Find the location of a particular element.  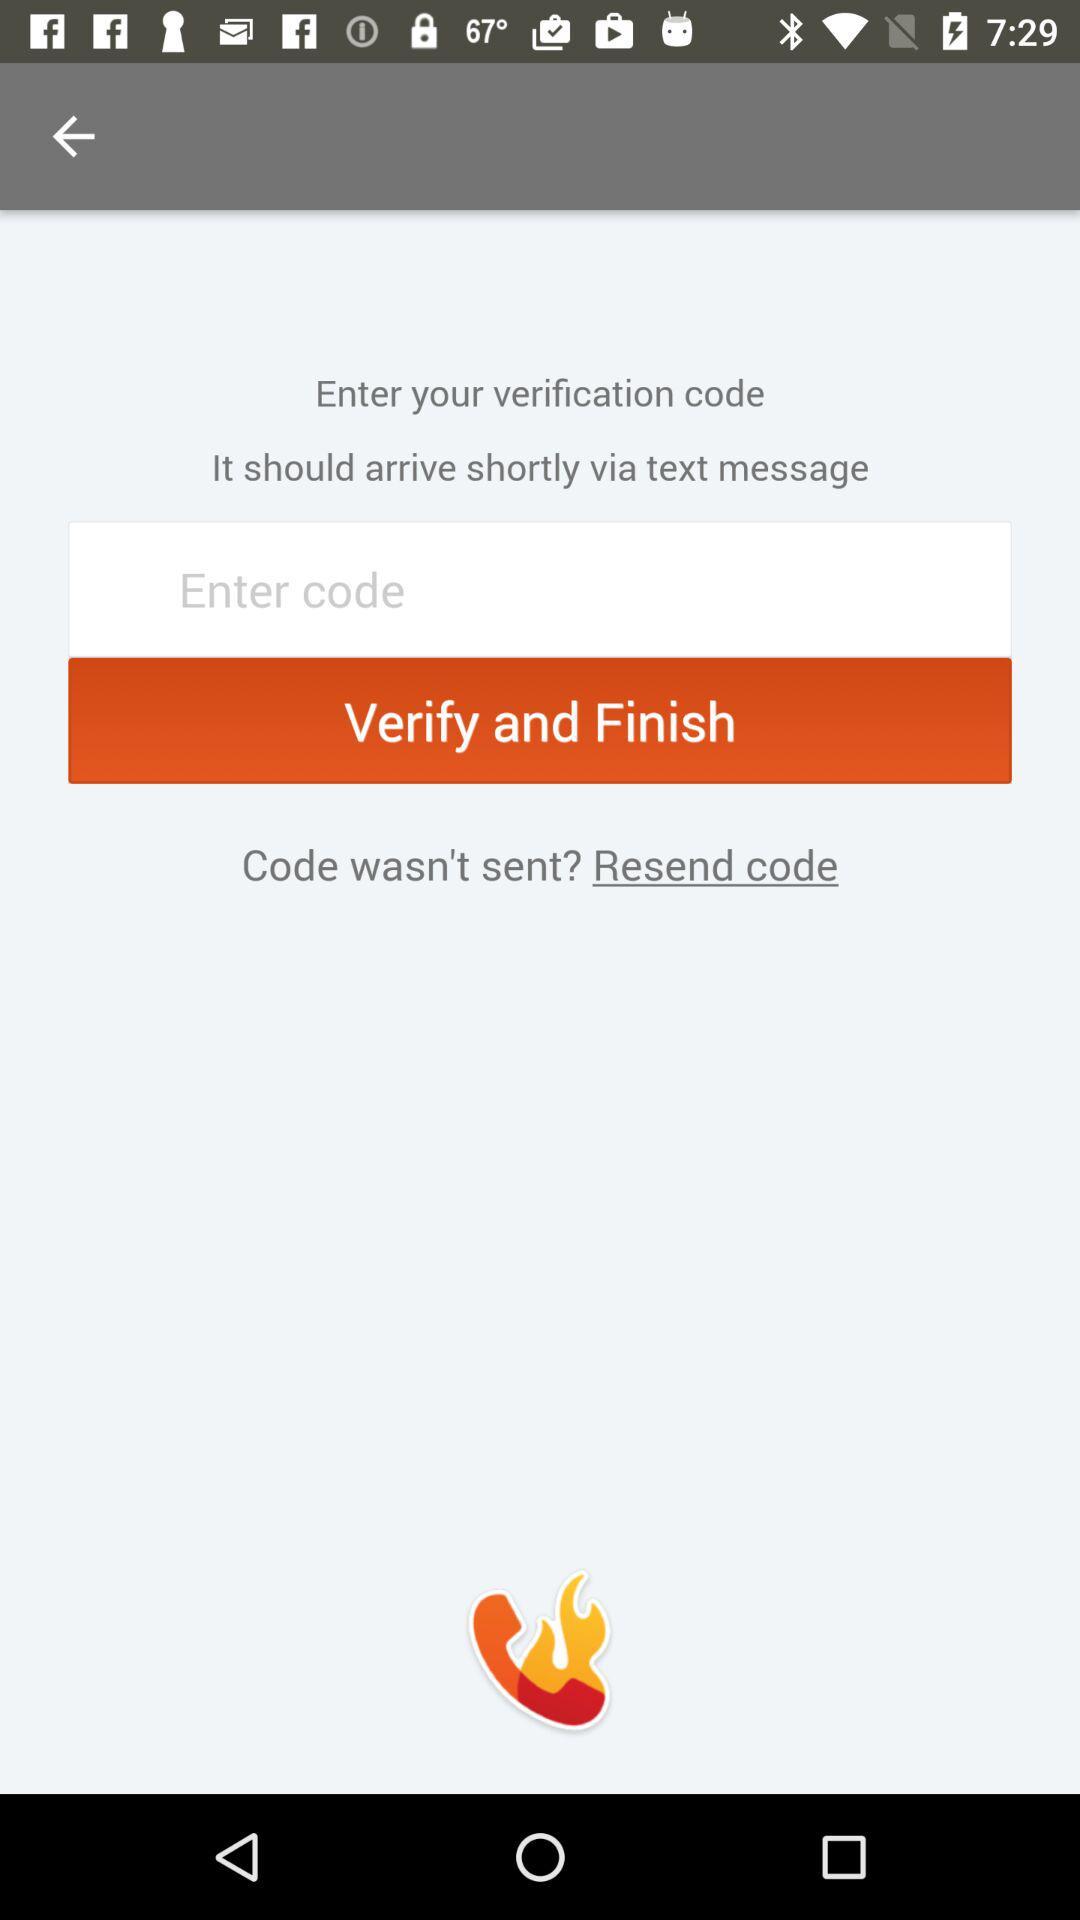

item next to code wasn t is located at coordinates (709, 864).